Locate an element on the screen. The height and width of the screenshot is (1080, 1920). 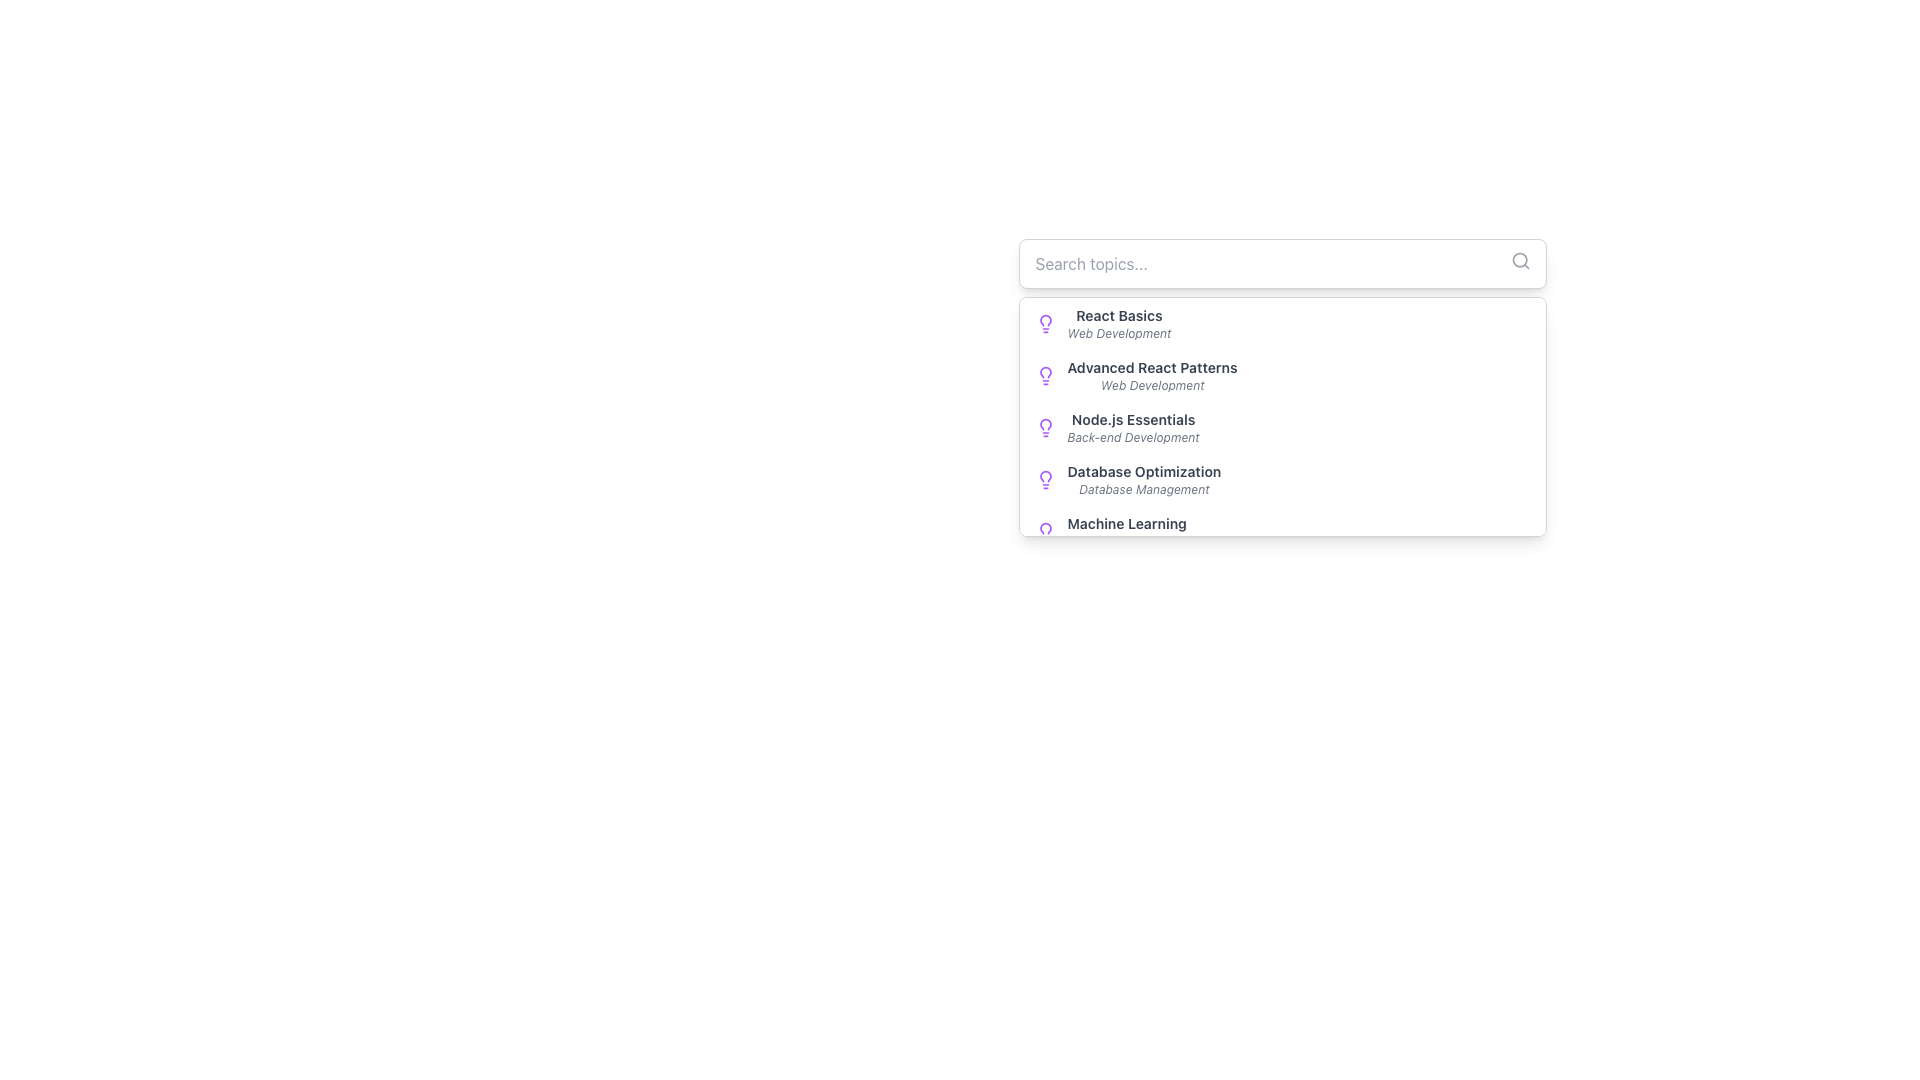
the last list item in the dropdown menu is located at coordinates (1282, 531).